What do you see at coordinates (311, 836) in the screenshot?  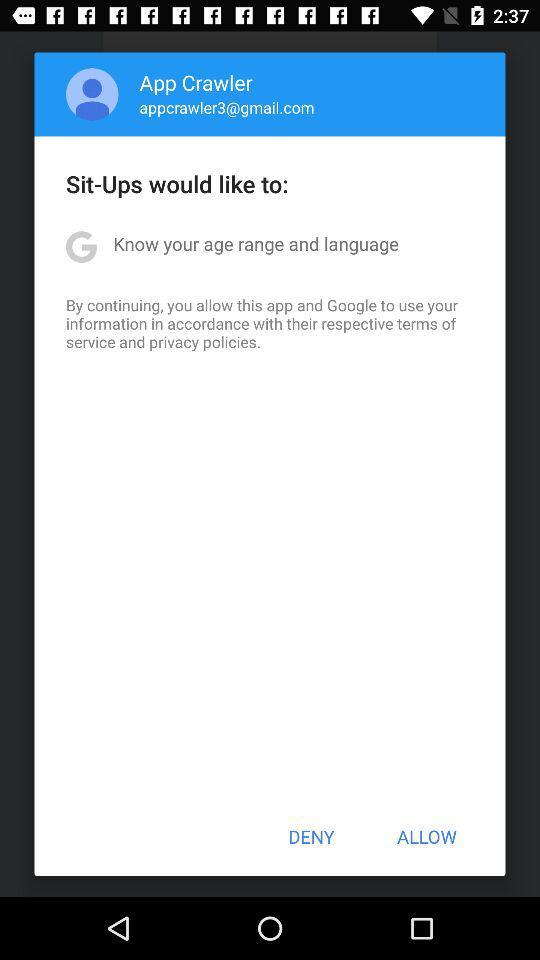 I see `the button at the bottom` at bounding box center [311, 836].